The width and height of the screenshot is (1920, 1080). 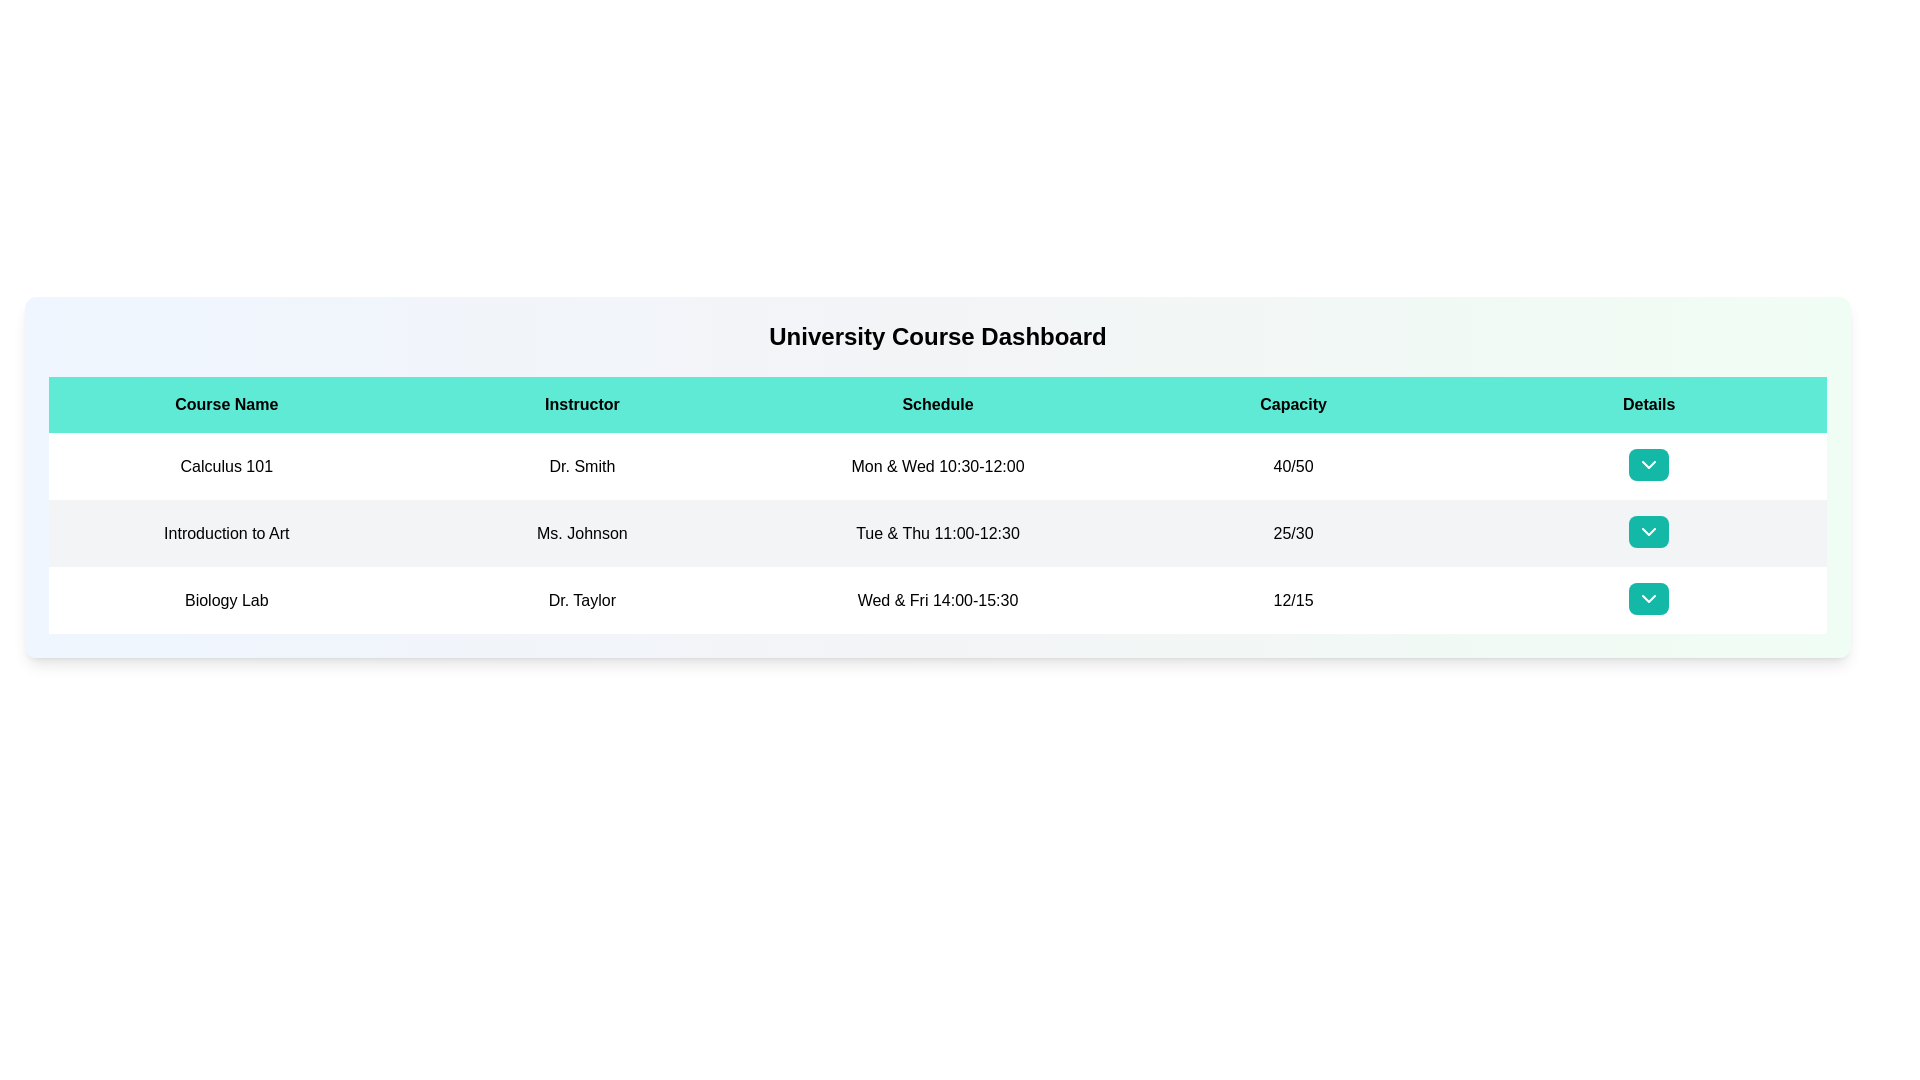 What do you see at coordinates (581, 405) in the screenshot?
I see `the 'Instructor' text label, which is the second item in the header row of a table, displayed in bold with a turquoise background` at bounding box center [581, 405].